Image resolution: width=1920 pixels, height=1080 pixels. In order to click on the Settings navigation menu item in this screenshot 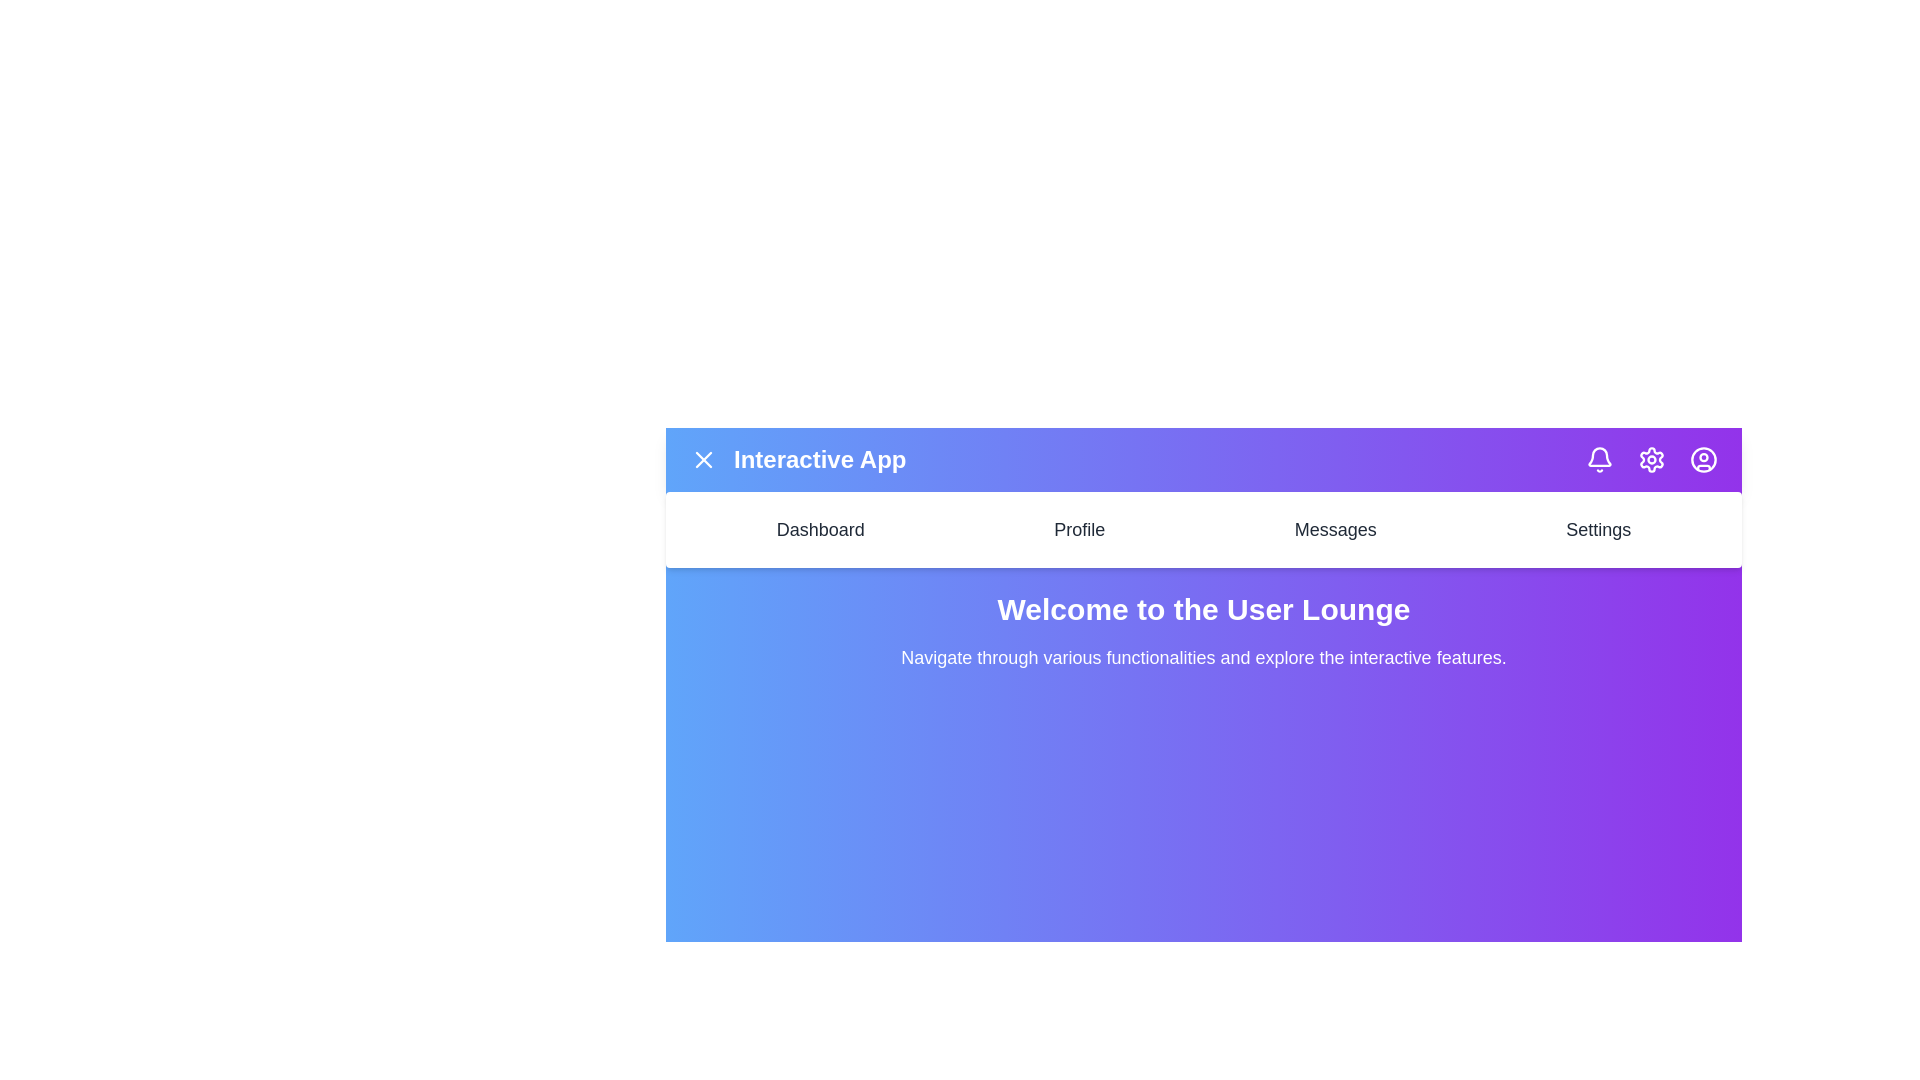, I will do `click(1597, 528)`.